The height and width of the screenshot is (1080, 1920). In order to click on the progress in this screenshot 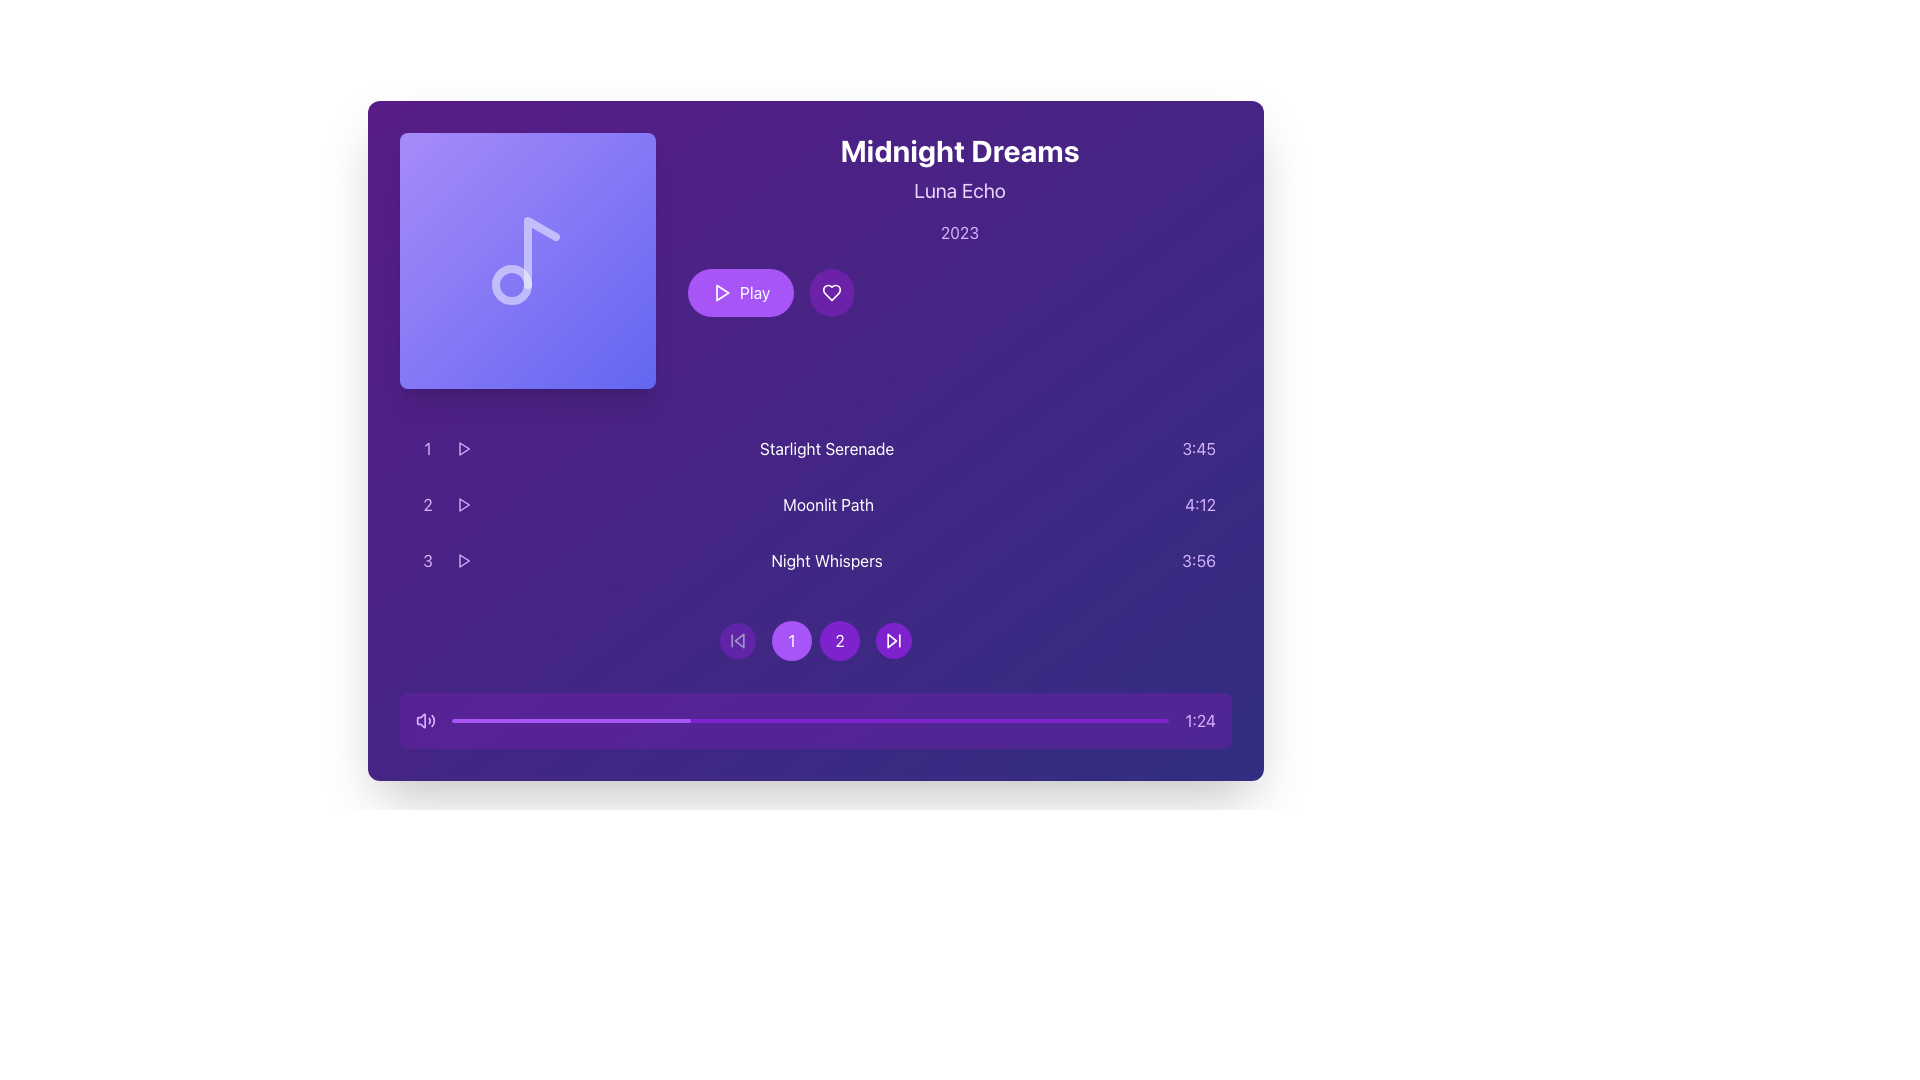, I will do `click(528, 721)`.